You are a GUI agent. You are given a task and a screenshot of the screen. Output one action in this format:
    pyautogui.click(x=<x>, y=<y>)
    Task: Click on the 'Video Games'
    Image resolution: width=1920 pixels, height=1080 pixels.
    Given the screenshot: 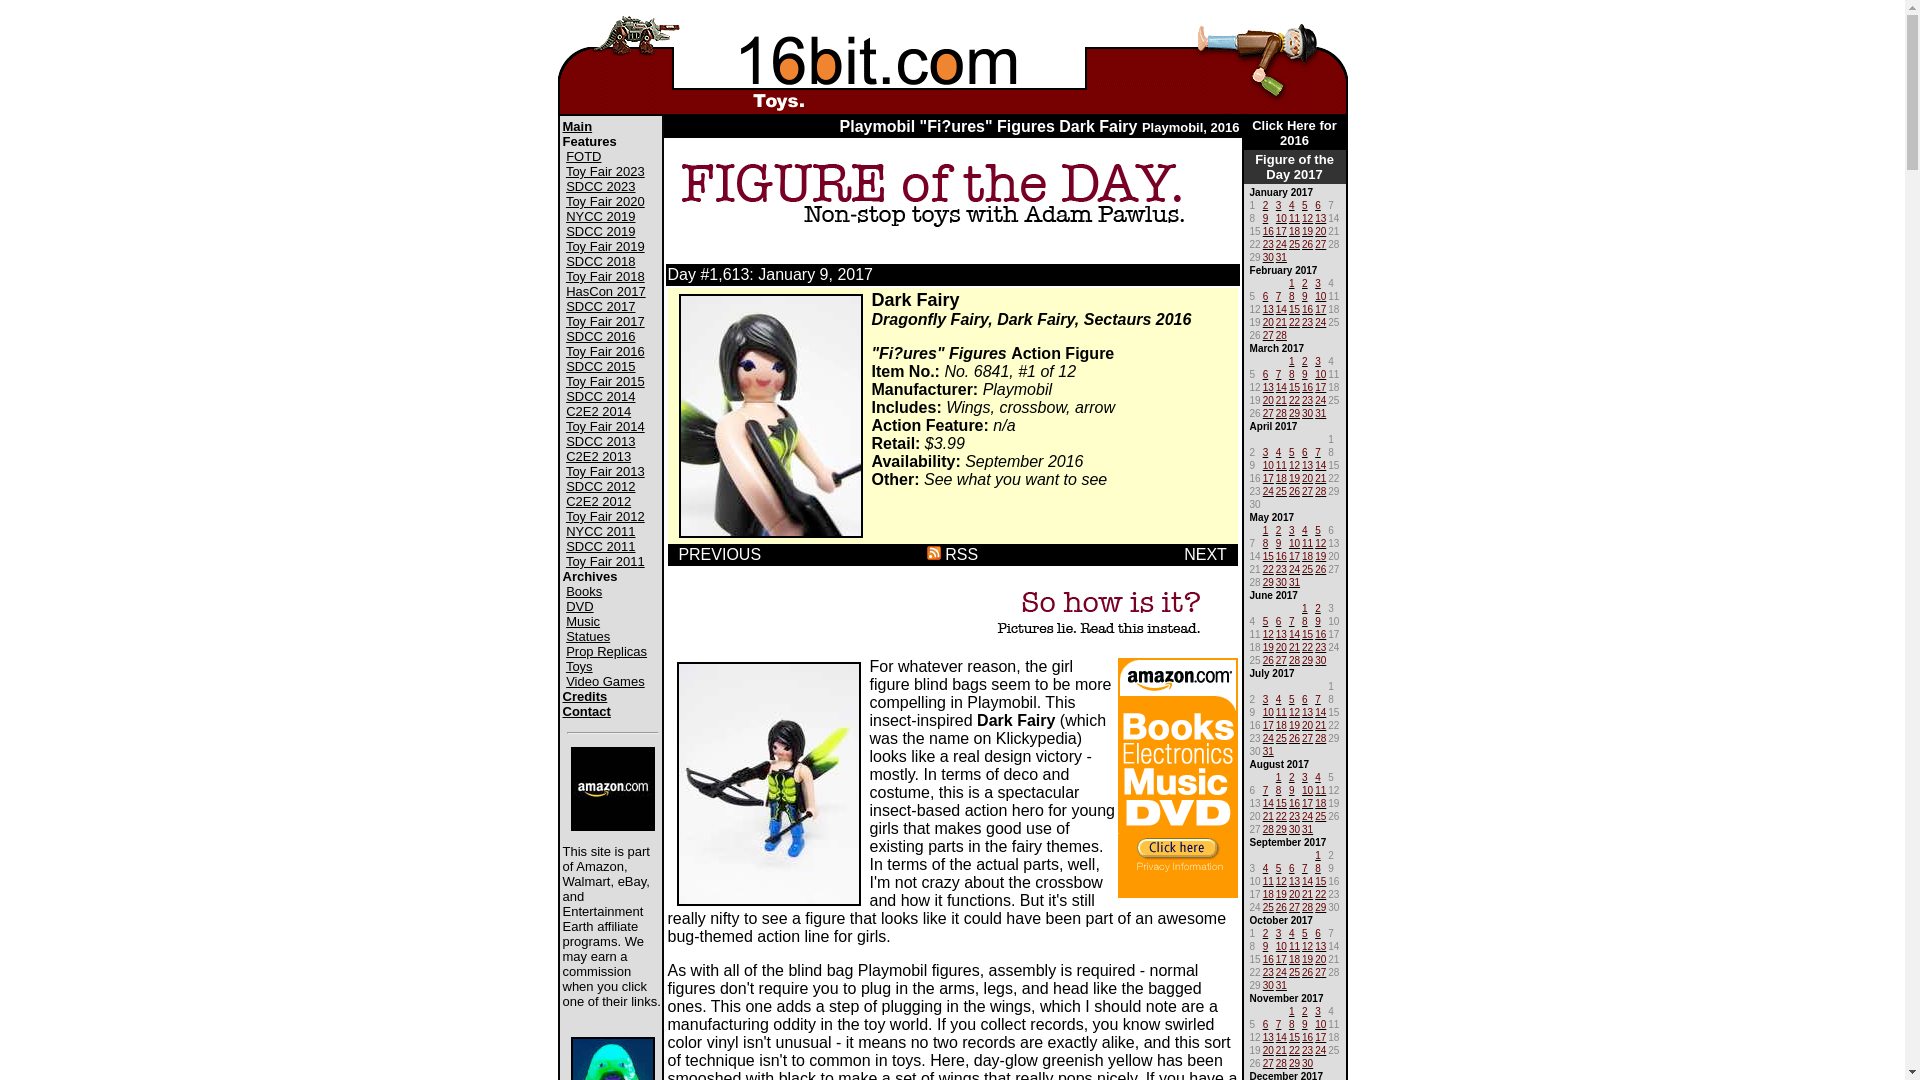 What is the action you would take?
    pyautogui.click(x=604, y=680)
    